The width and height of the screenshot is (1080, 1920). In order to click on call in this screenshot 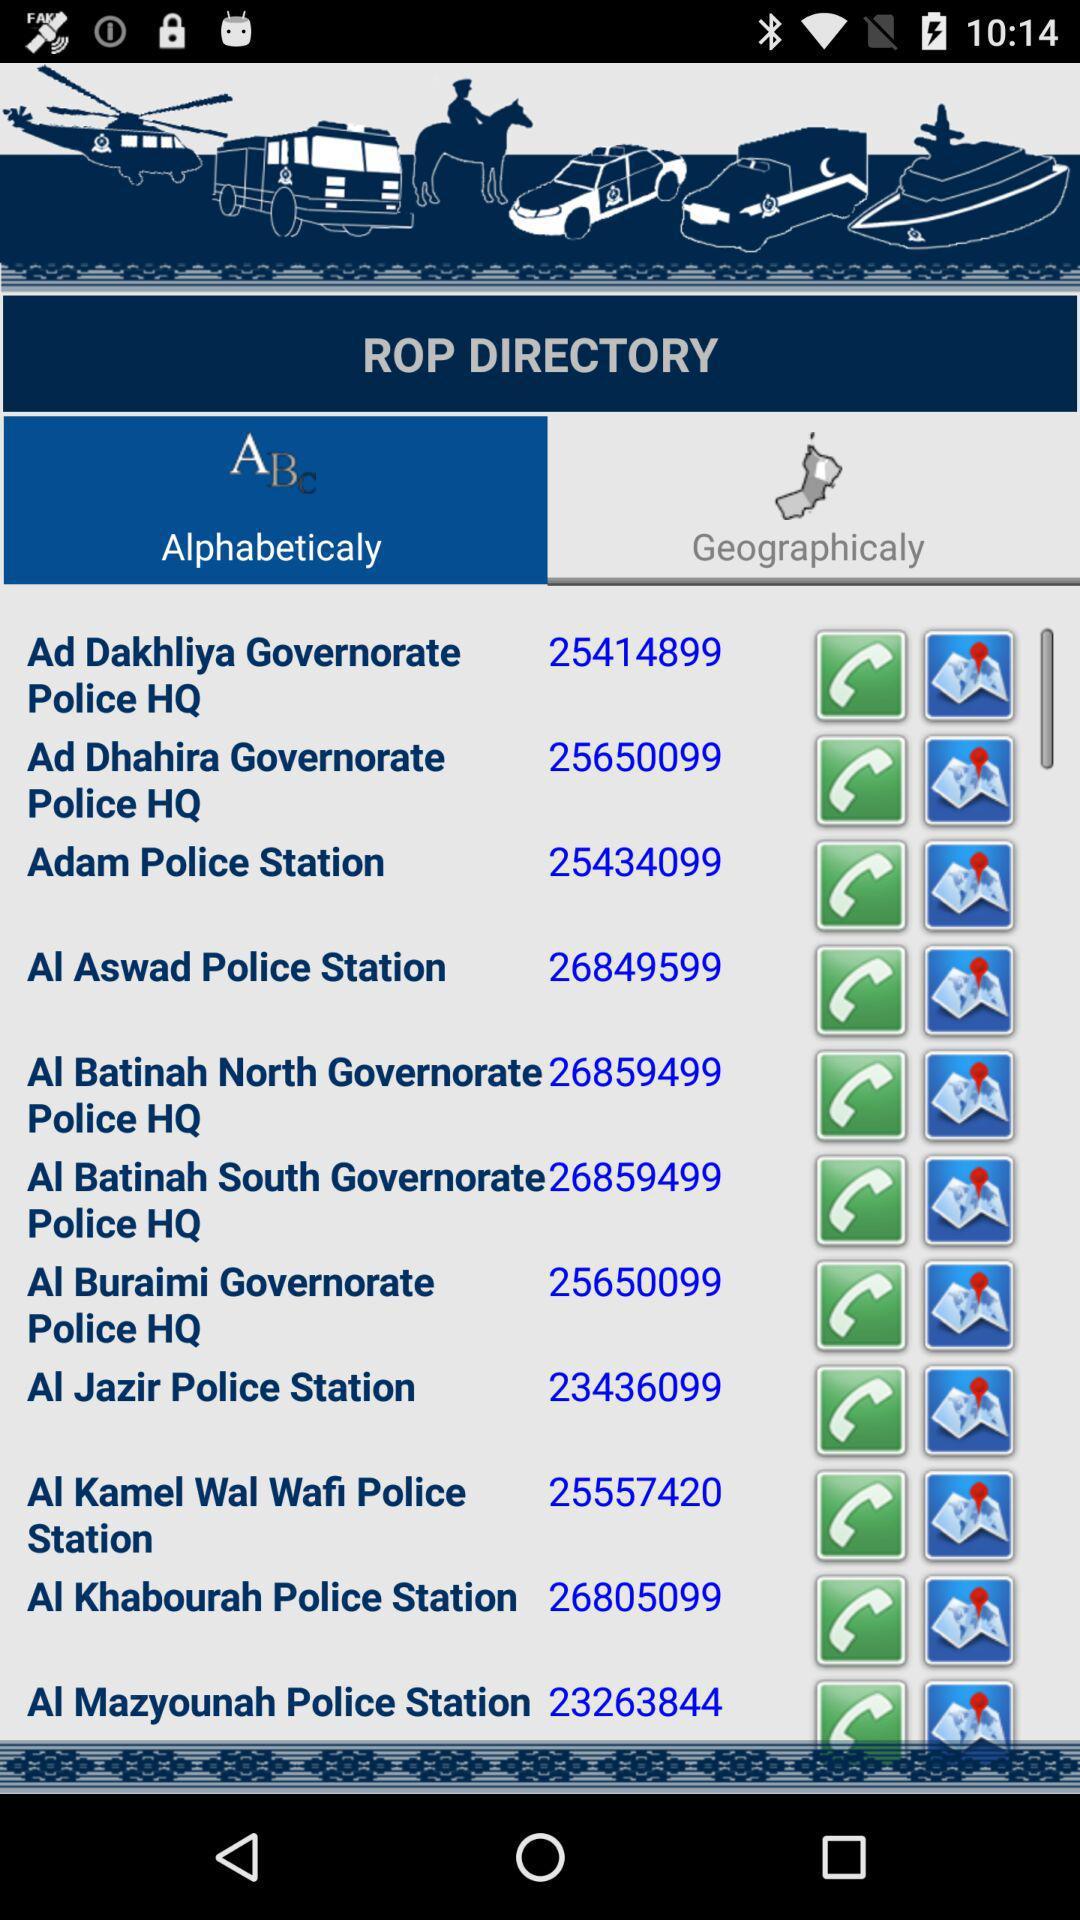, I will do `click(859, 1200)`.